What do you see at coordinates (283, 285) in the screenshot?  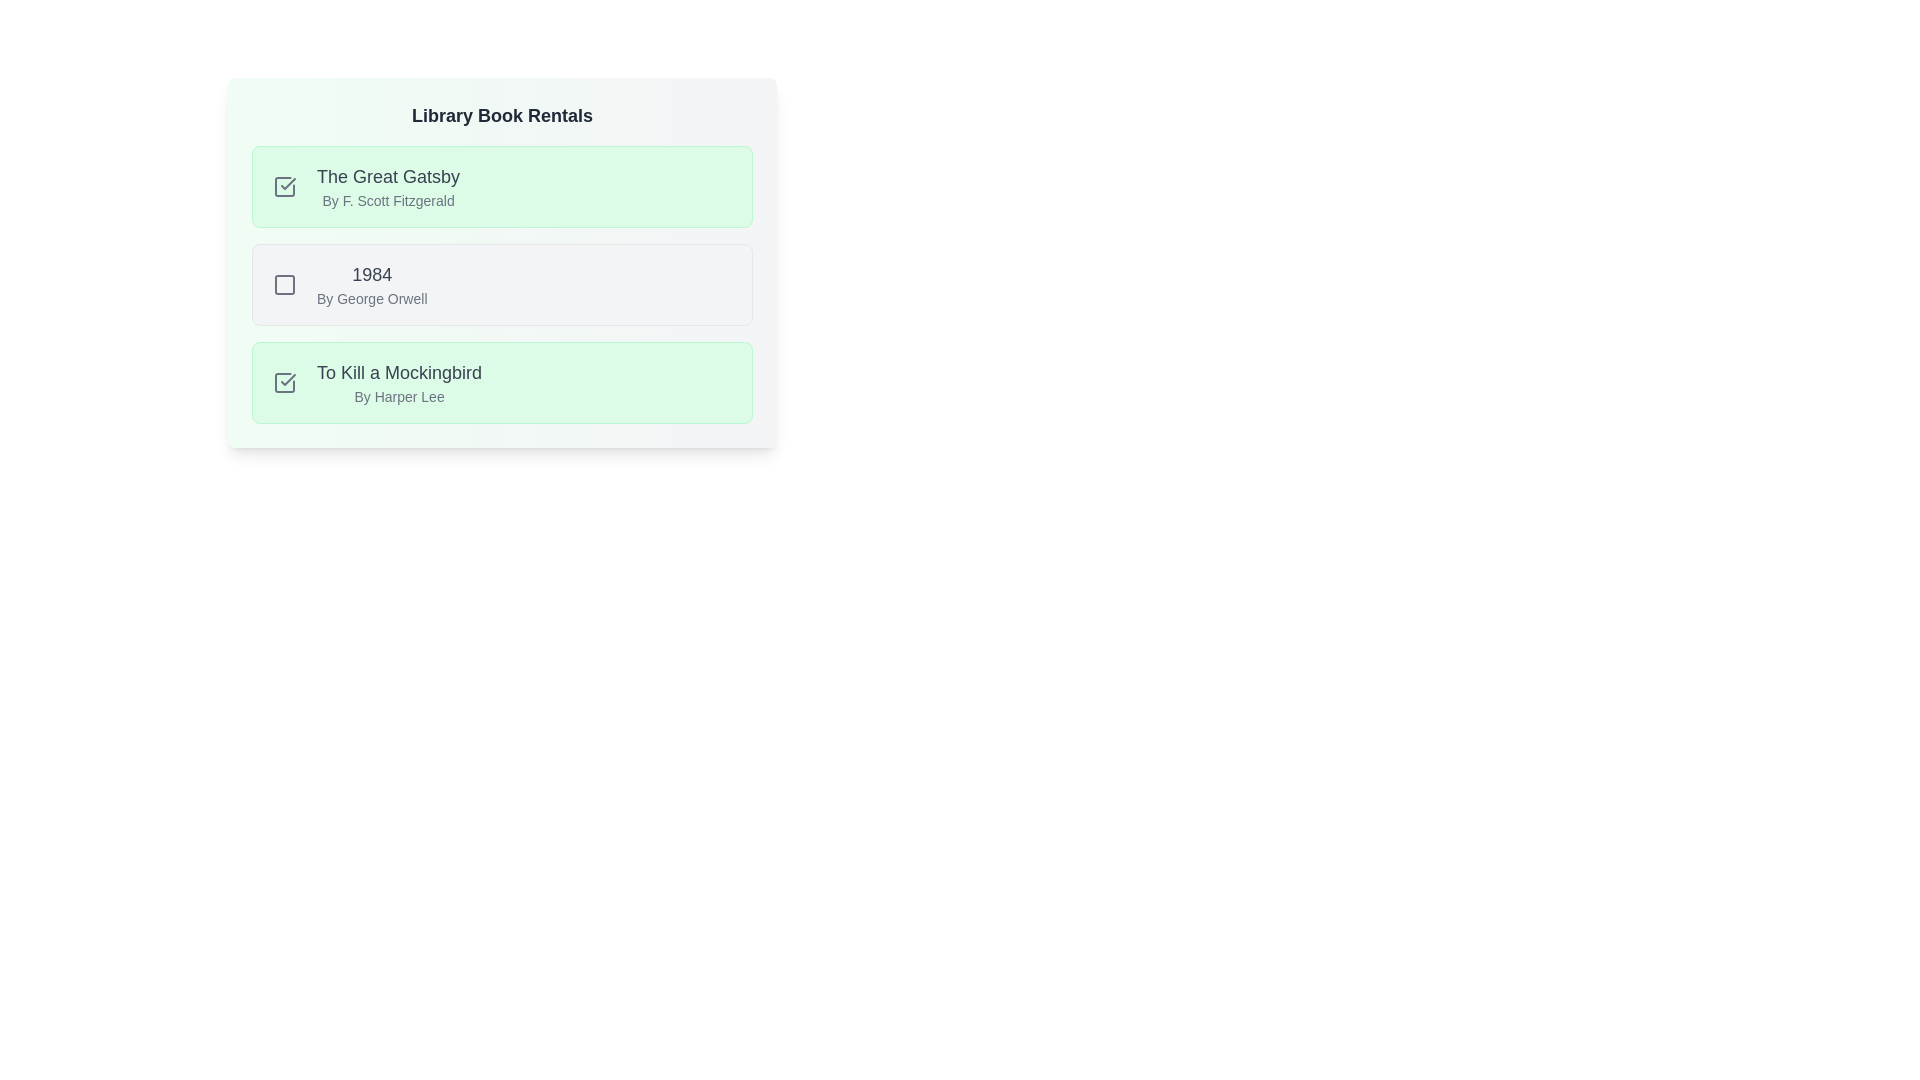 I see `the toggle button for 1984` at bounding box center [283, 285].